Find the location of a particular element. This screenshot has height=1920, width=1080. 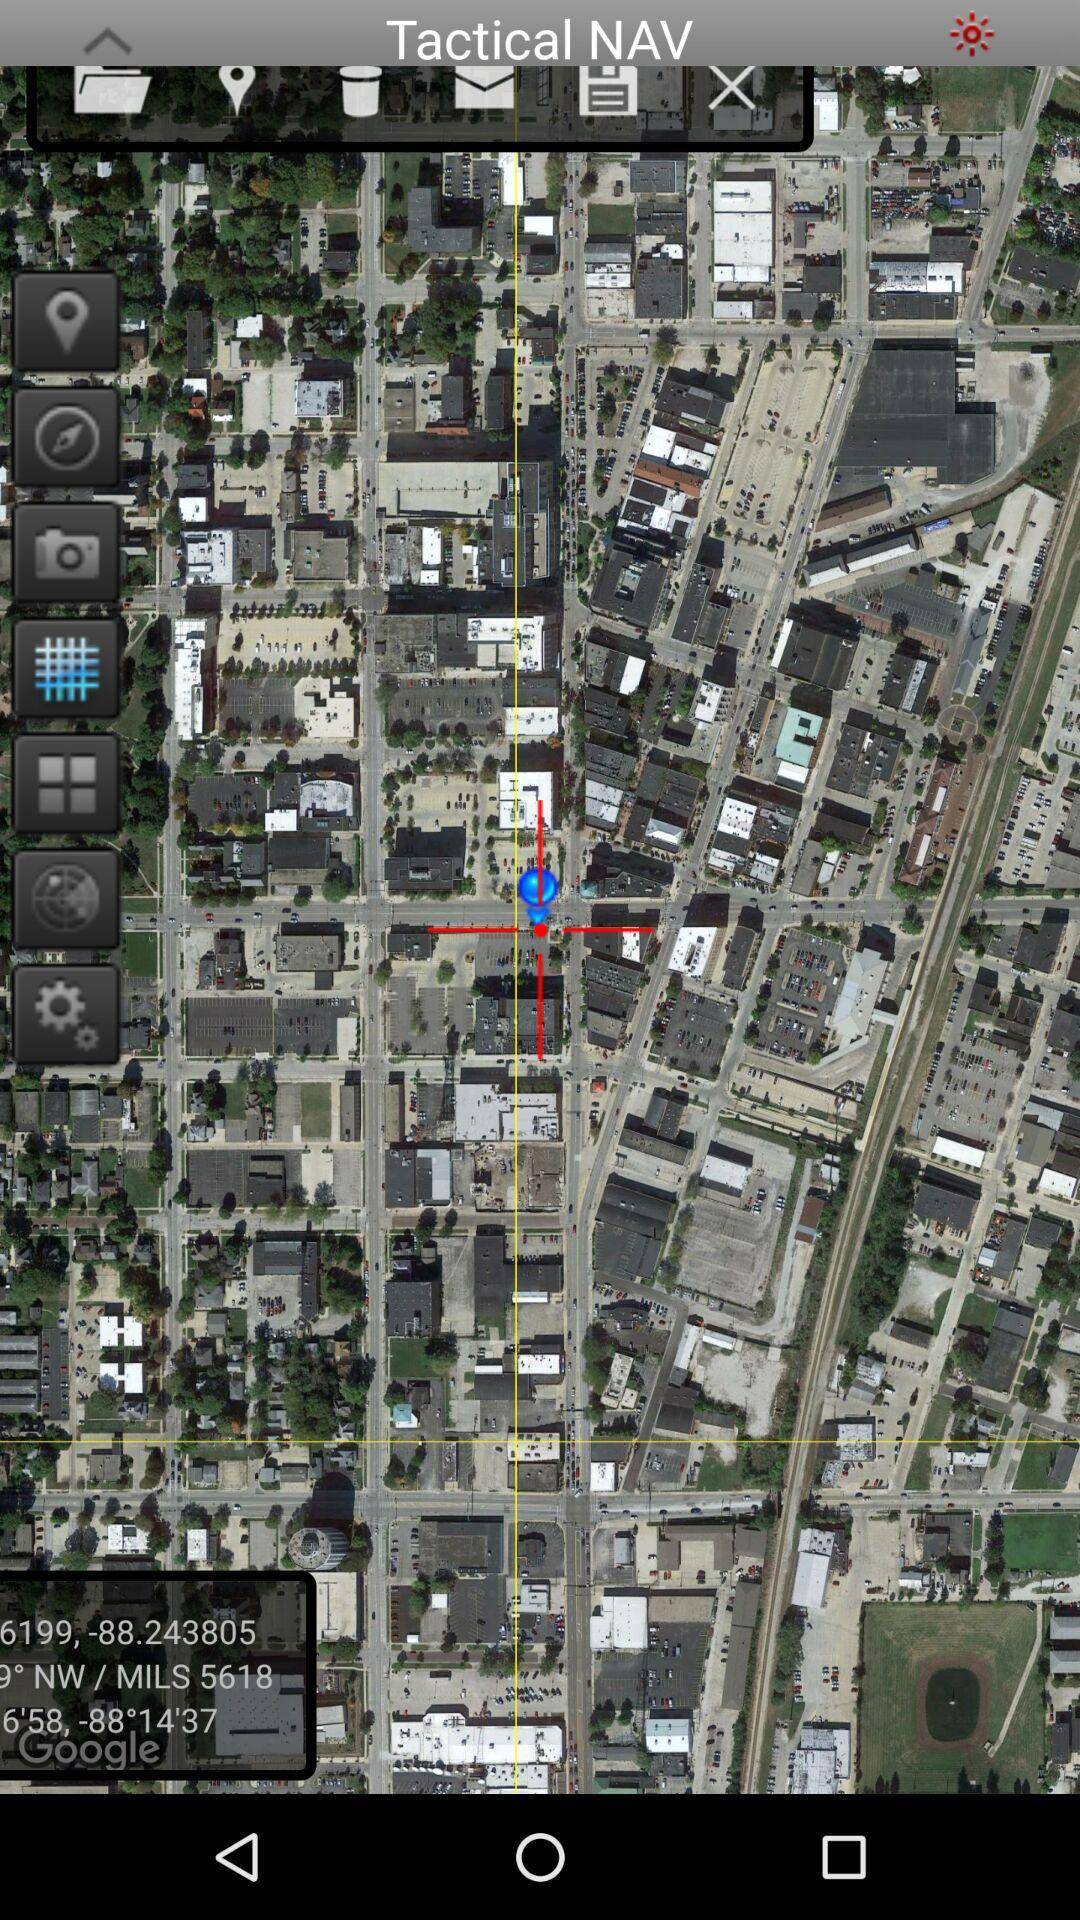

place mark on map is located at coordinates (58, 321).